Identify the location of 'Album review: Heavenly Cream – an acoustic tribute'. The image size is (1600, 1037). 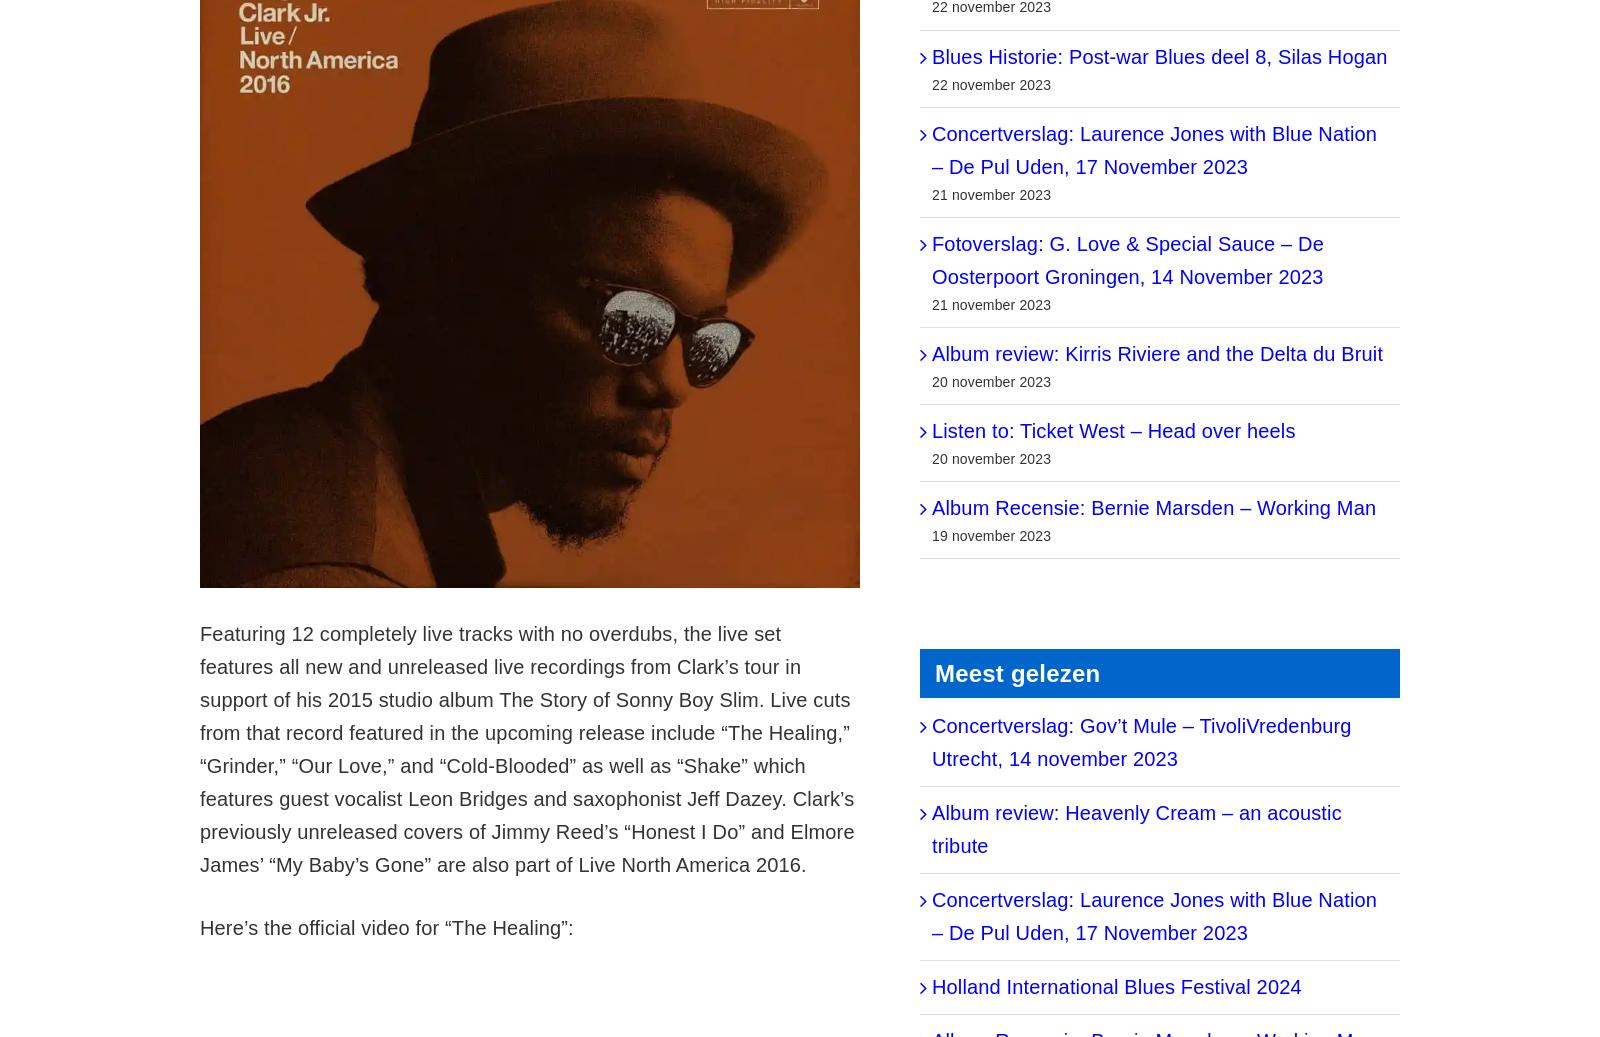
(1136, 829).